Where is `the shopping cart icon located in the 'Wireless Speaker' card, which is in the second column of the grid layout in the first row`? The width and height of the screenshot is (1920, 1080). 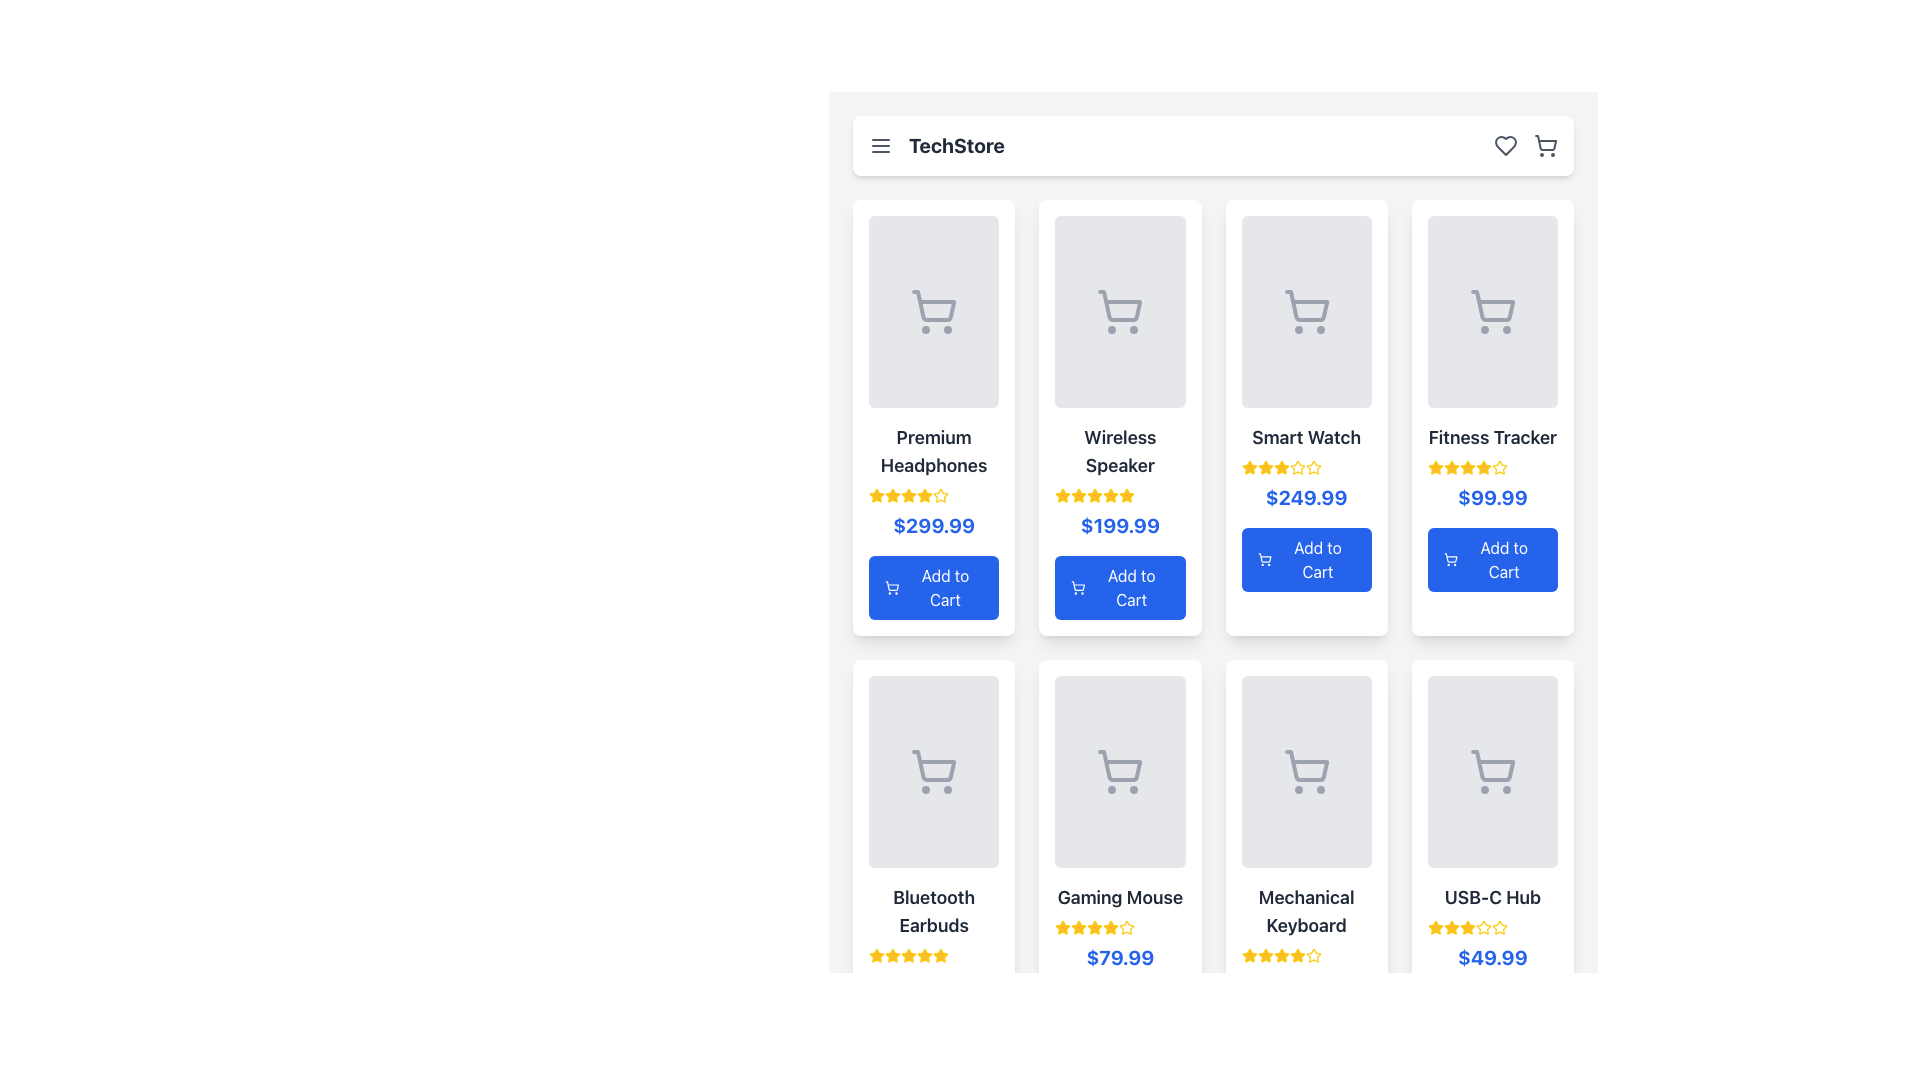 the shopping cart icon located in the 'Wireless Speaker' card, which is in the second column of the grid layout in the first row is located at coordinates (1120, 306).